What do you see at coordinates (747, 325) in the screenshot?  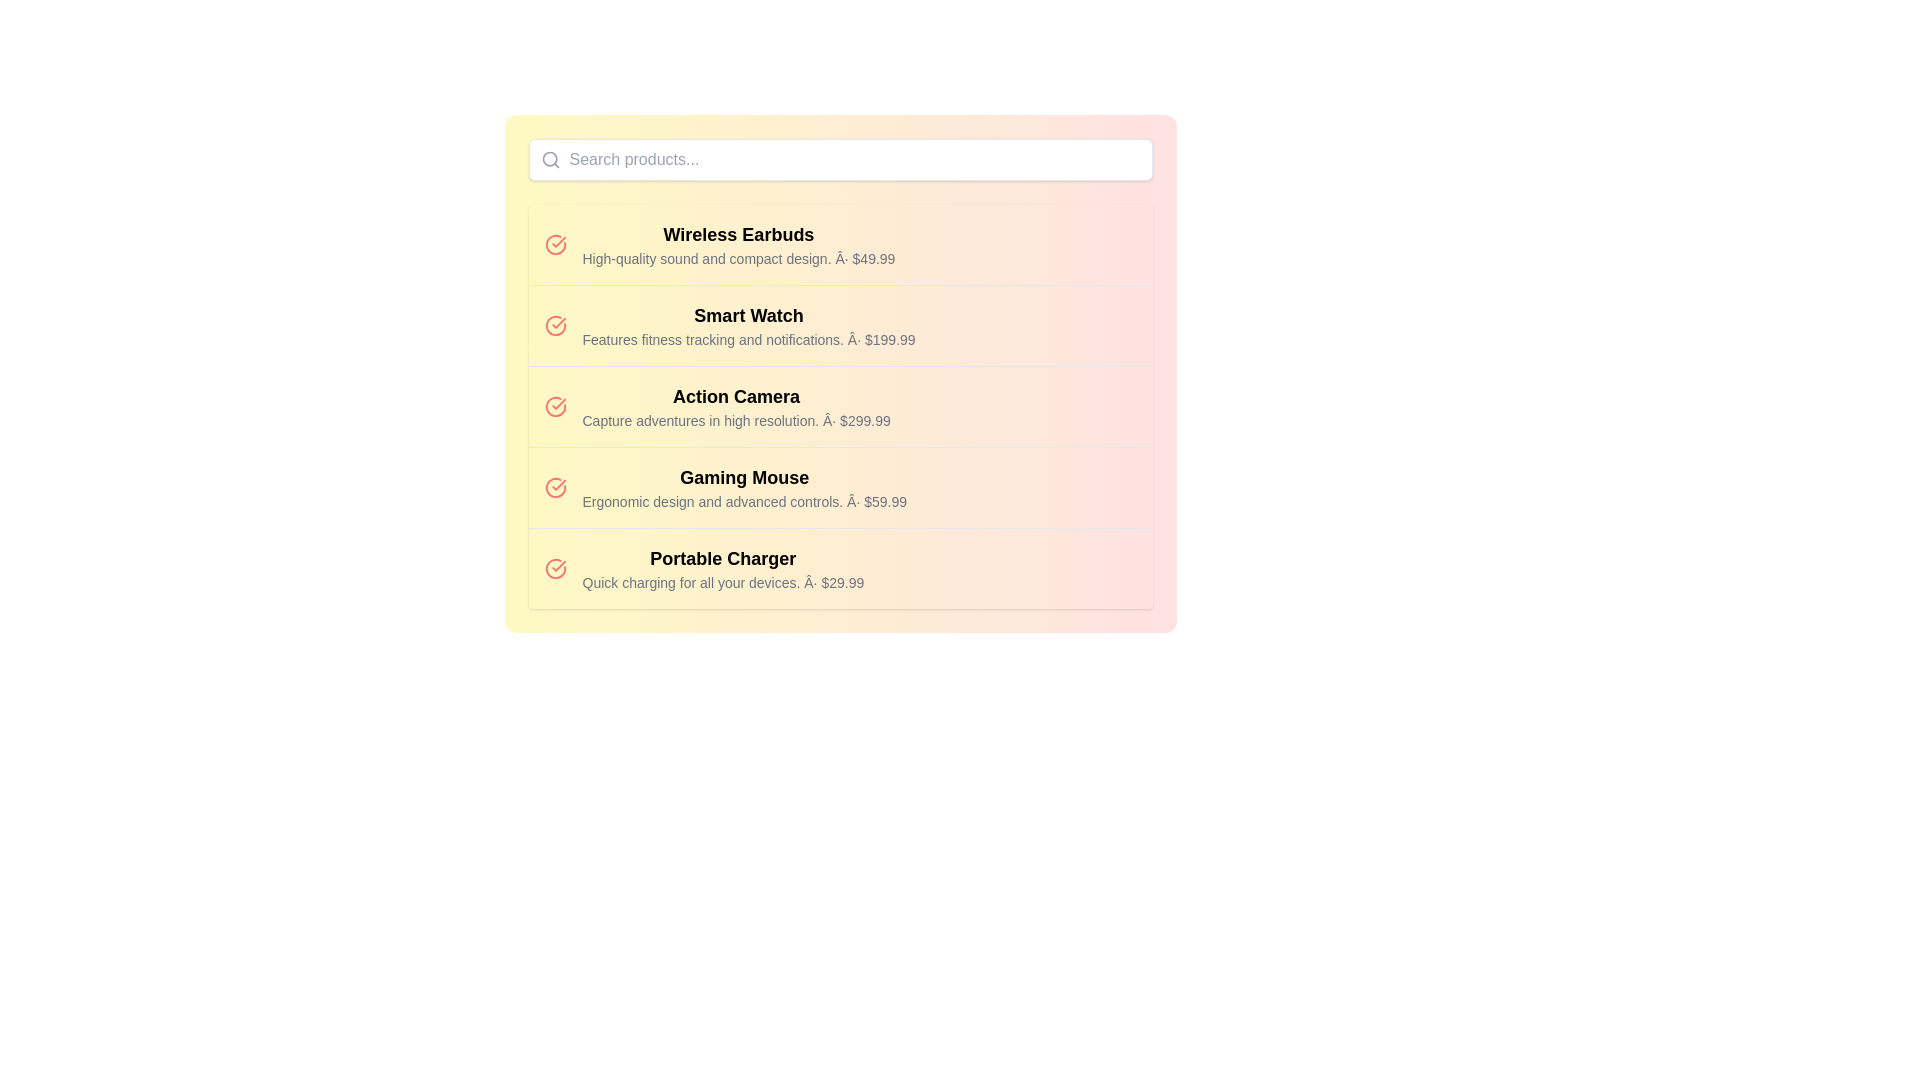 I see `the product item labeled 'Smart Watch' which features fitness tracking and notifications, positioned in the list below 'Wireless Earbuds' and above 'Action Camera'` at bounding box center [747, 325].